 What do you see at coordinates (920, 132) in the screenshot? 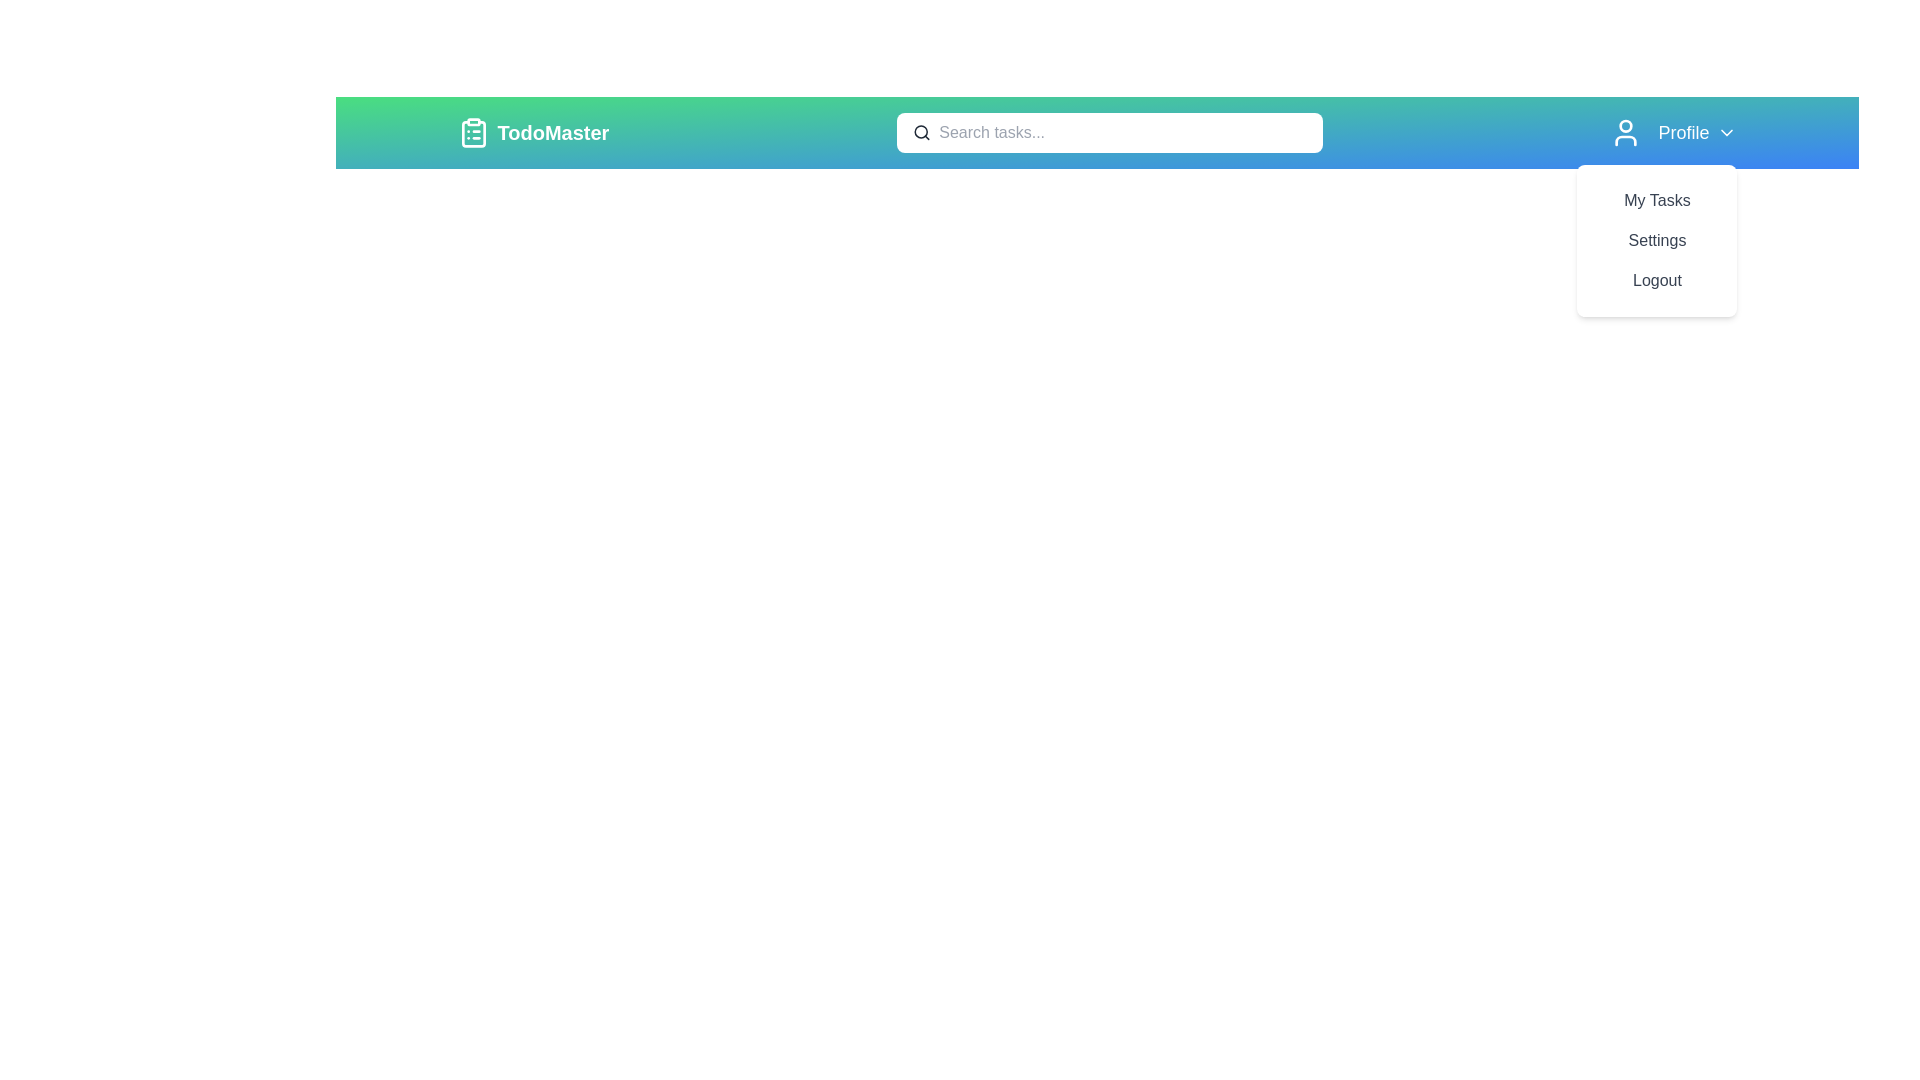
I see `the magnifying glass icon located at the leftmost side of the search bar positioned at the top center of the layout` at bounding box center [920, 132].